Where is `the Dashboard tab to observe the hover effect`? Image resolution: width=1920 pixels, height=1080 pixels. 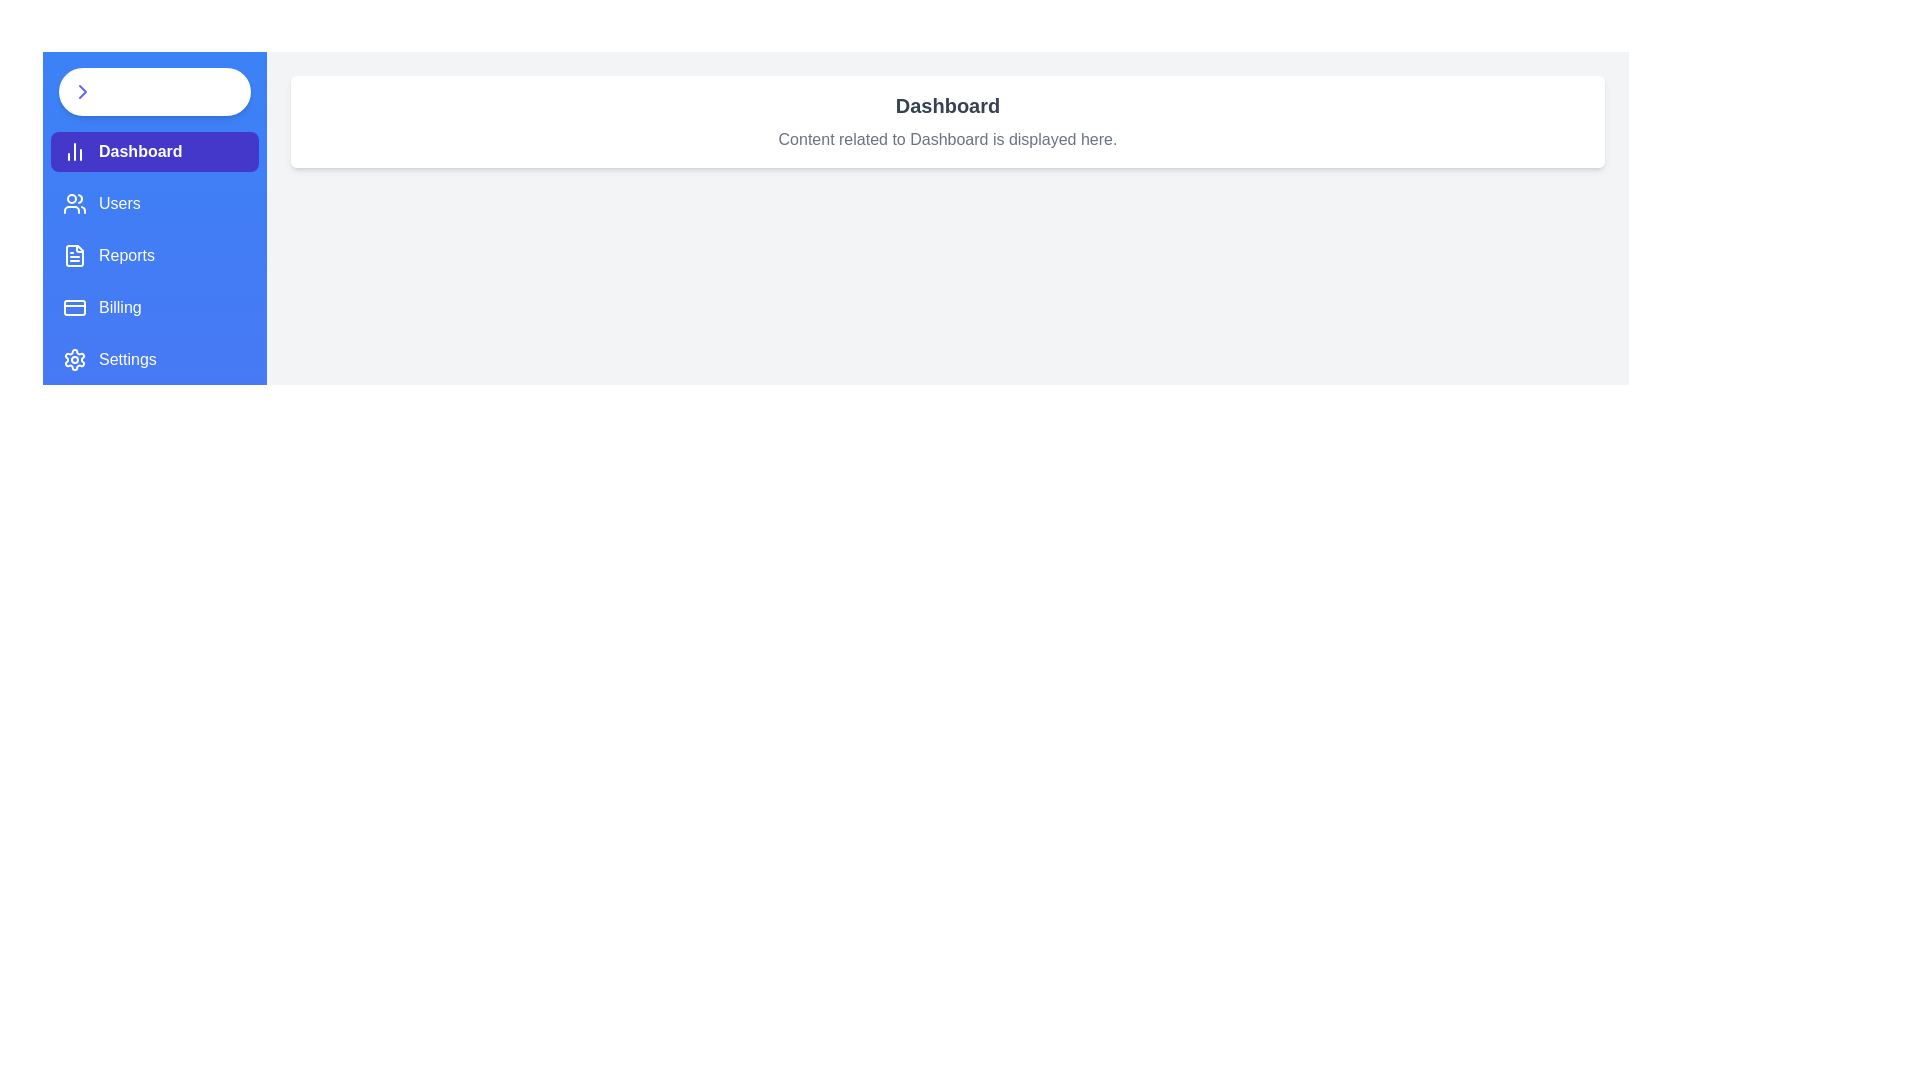 the Dashboard tab to observe the hover effect is located at coordinates (153, 150).